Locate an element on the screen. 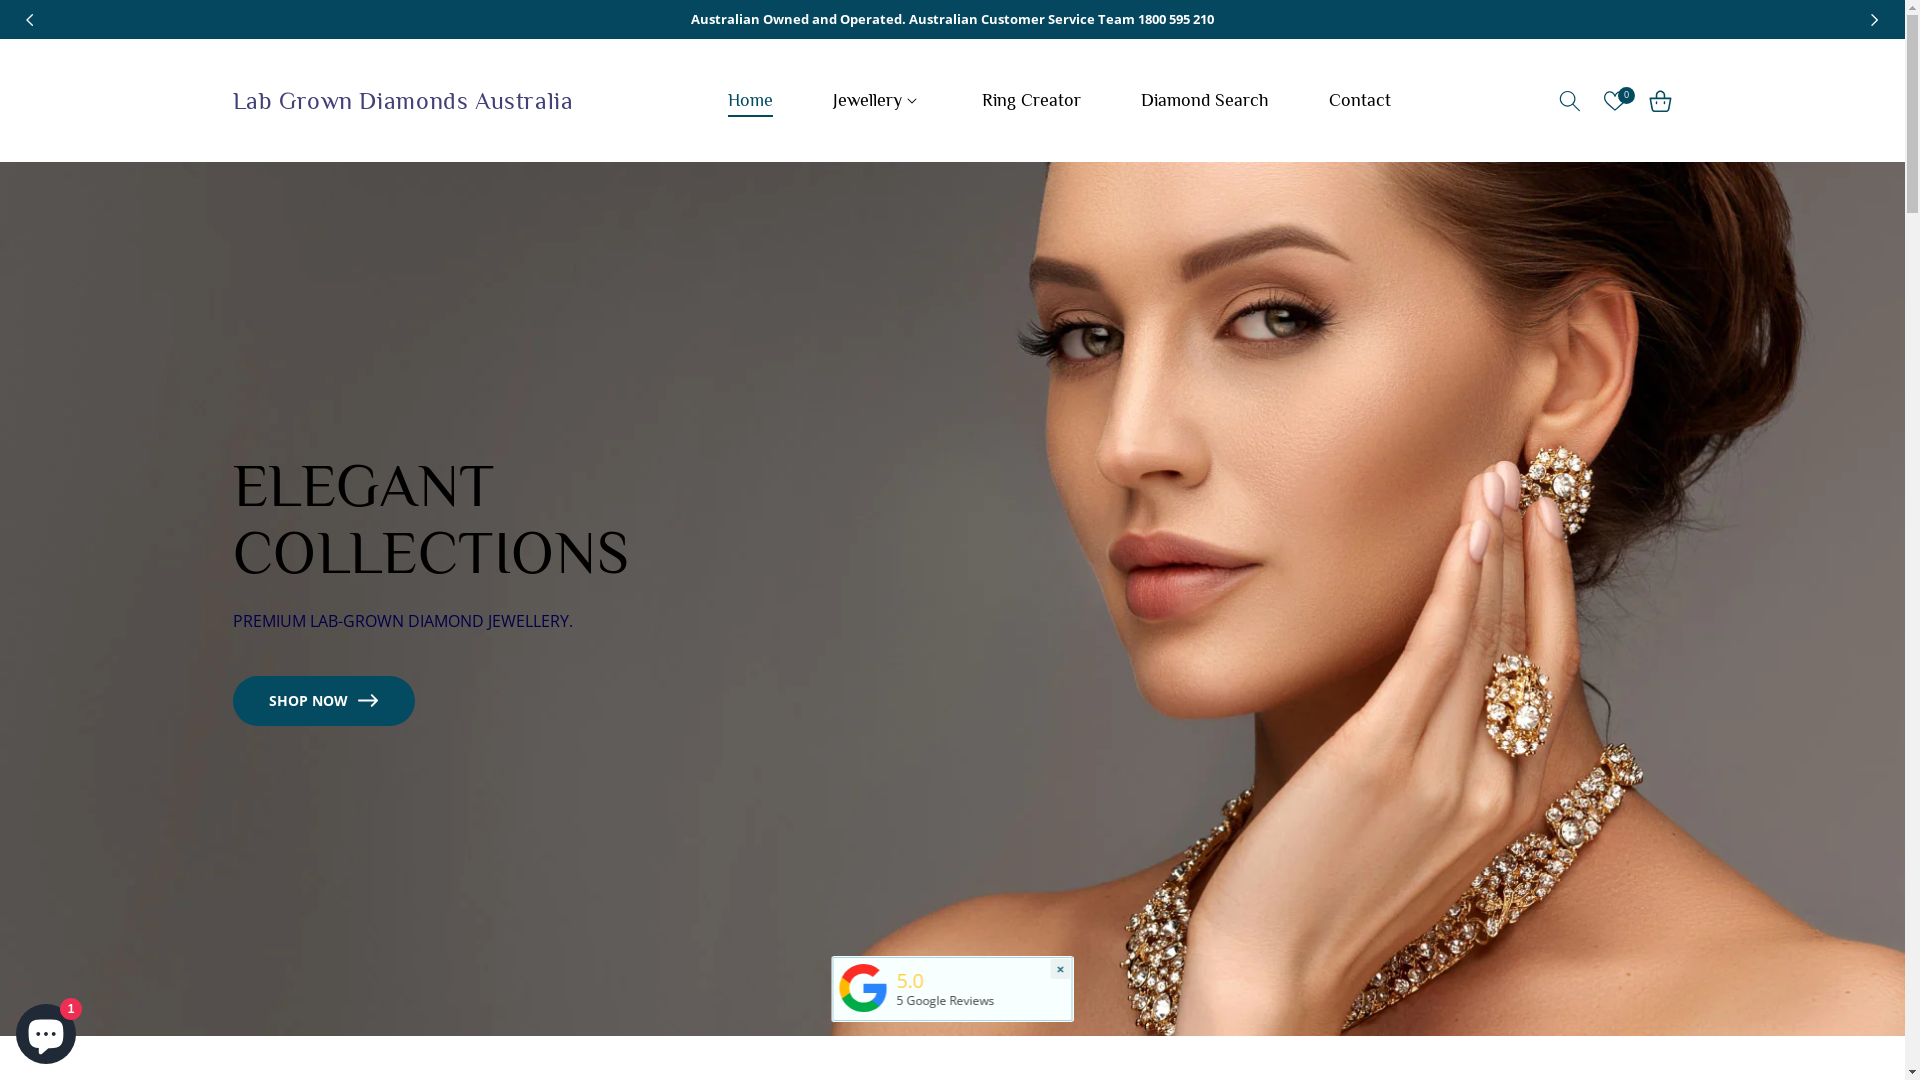 The width and height of the screenshot is (1920, 1080). 'Diamond Search' is located at coordinates (1203, 100).